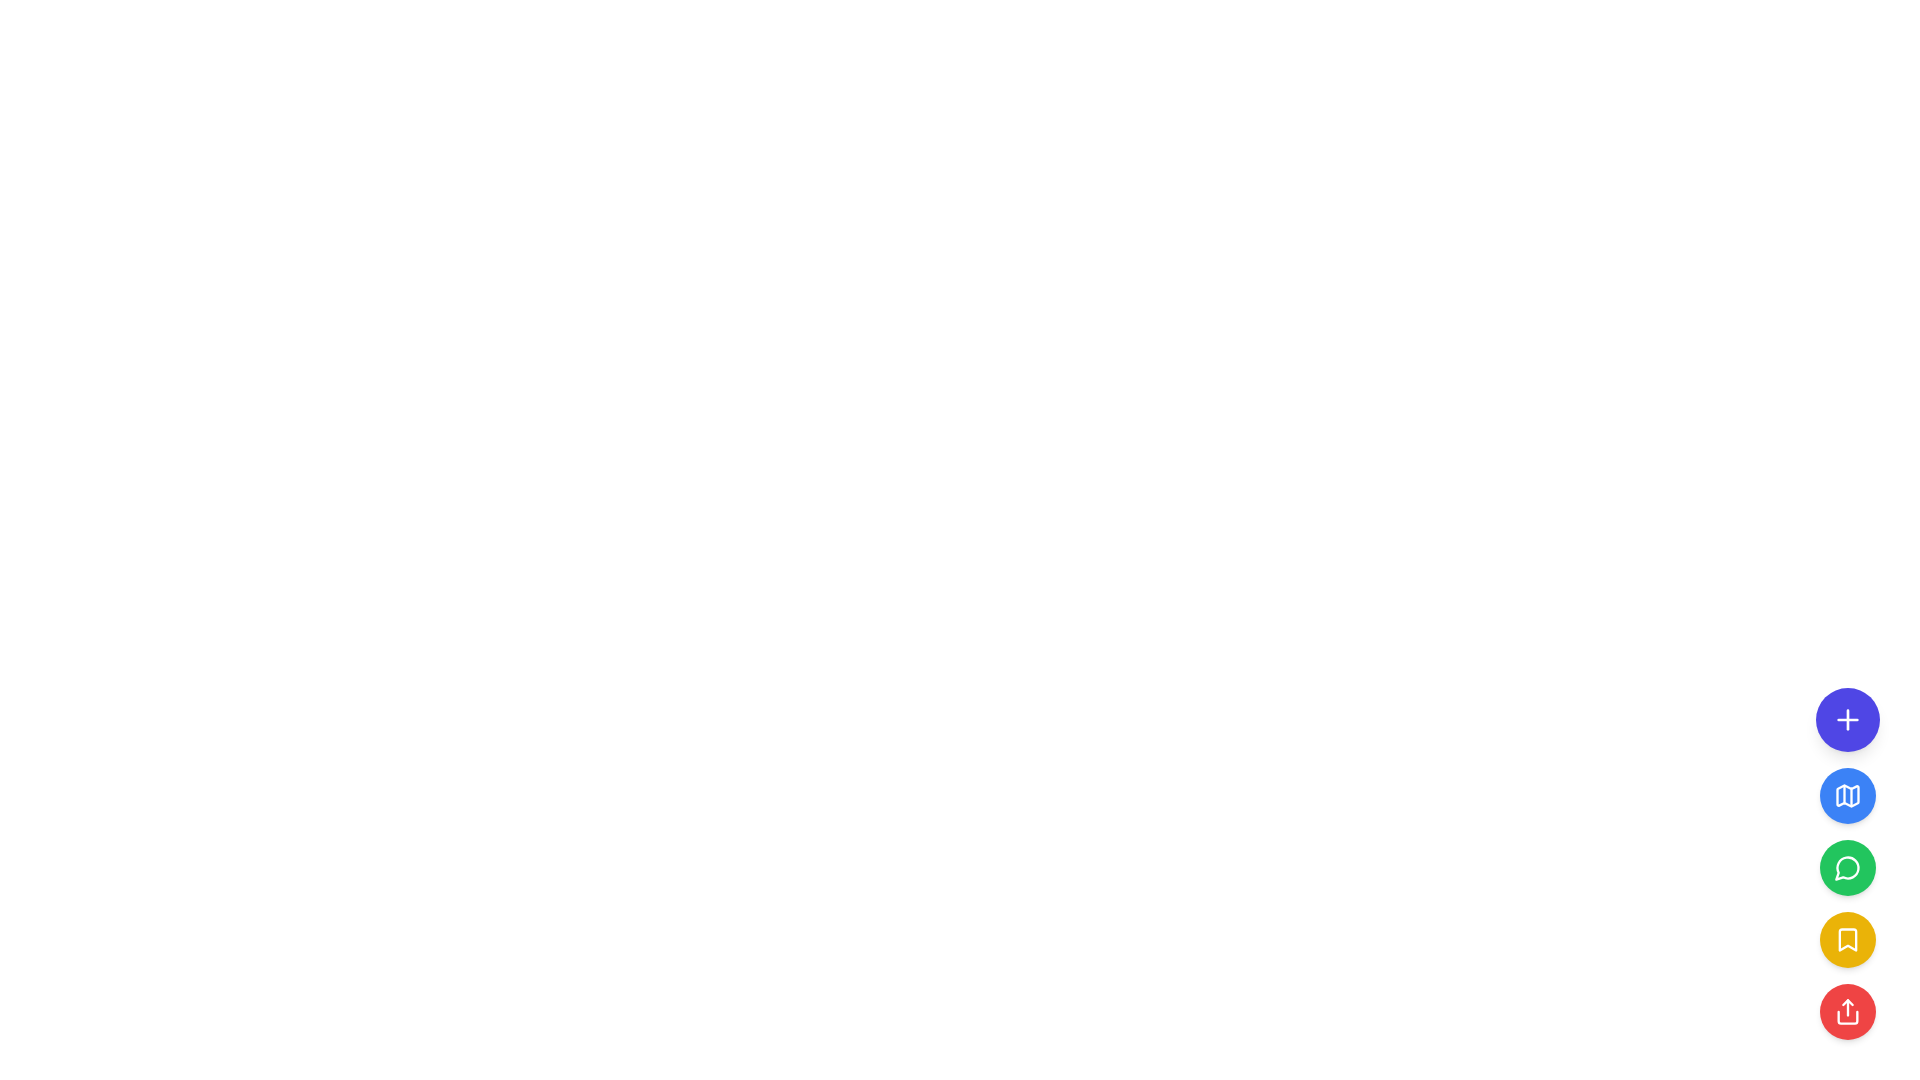 The image size is (1920, 1080). What do you see at coordinates (1847, 866) in the screenshot?
I see `the third circular icon in the vertical stack on the right side of the interface, which navigates to the messages or chat-related feature of the application` at bounding box center [1847, 866].